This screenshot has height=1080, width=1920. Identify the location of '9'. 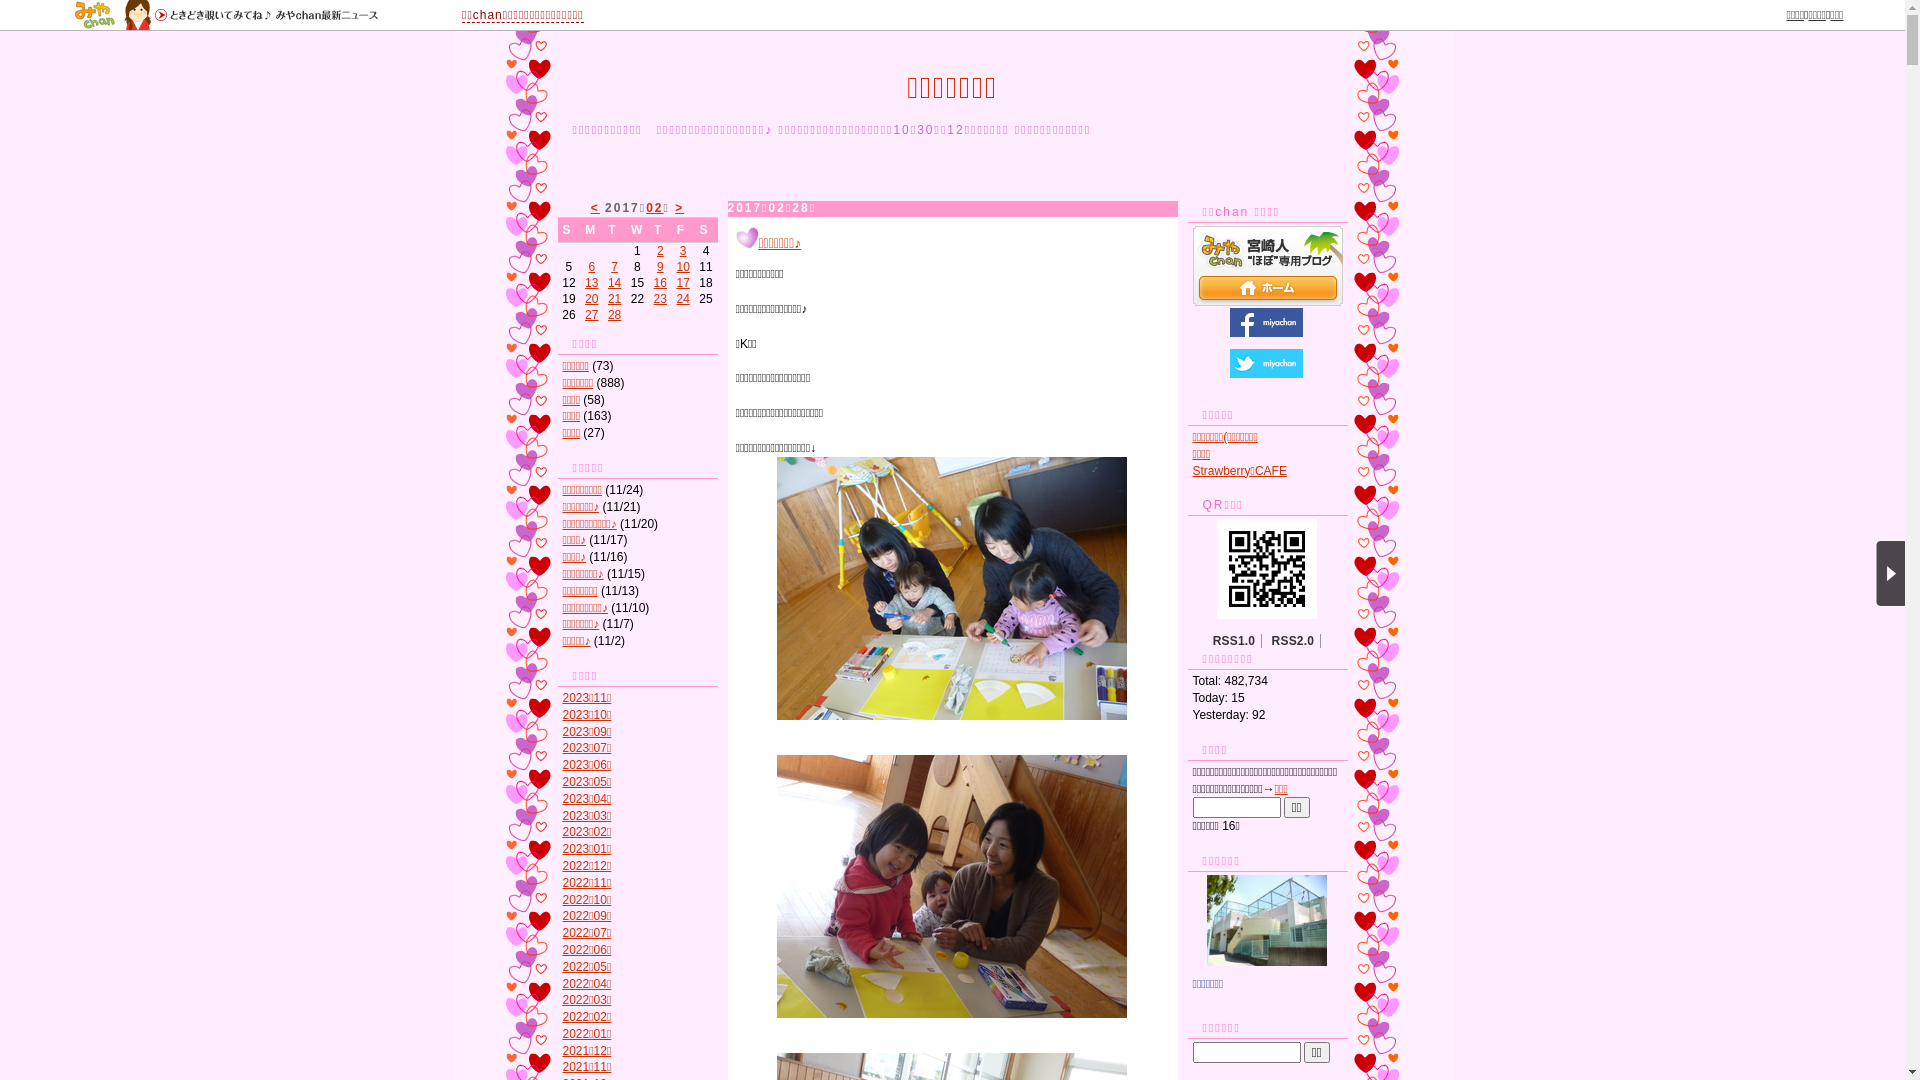
(660, 265).